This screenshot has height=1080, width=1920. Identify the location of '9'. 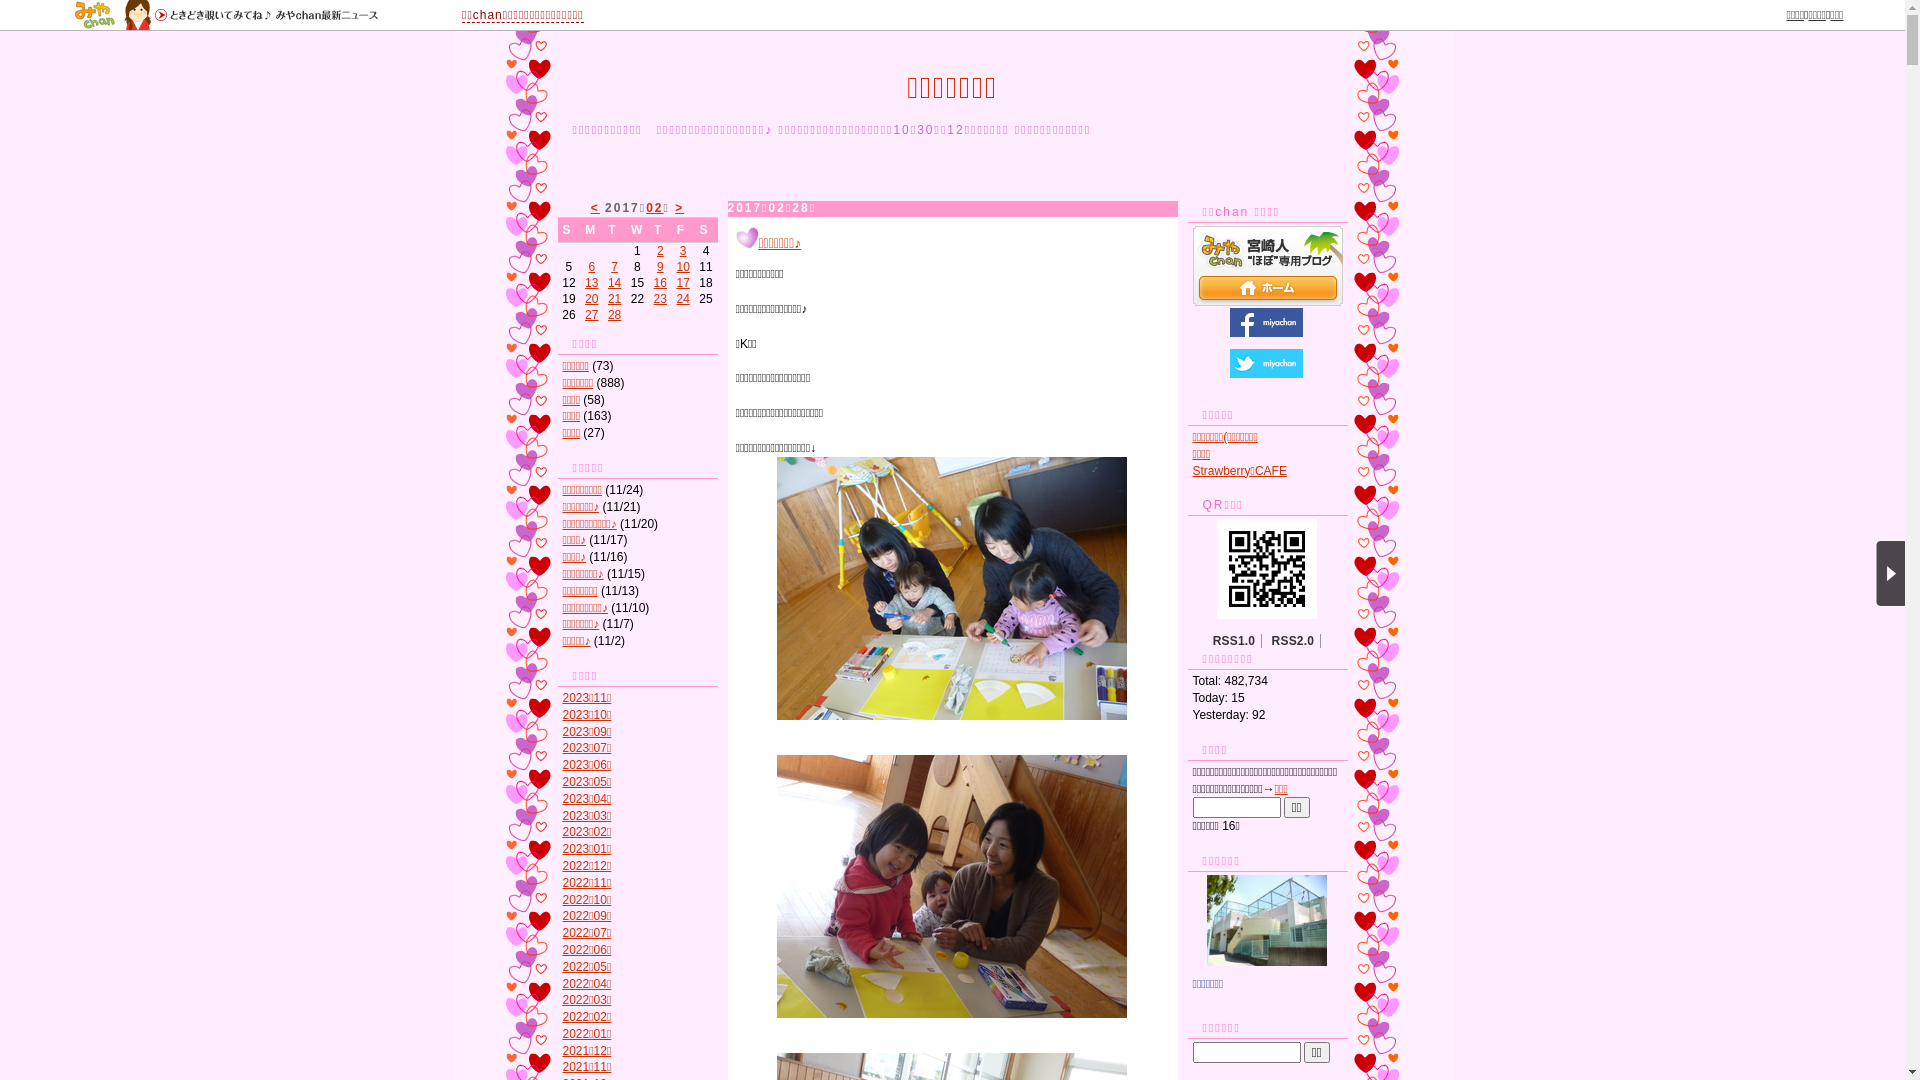
(660, 265).